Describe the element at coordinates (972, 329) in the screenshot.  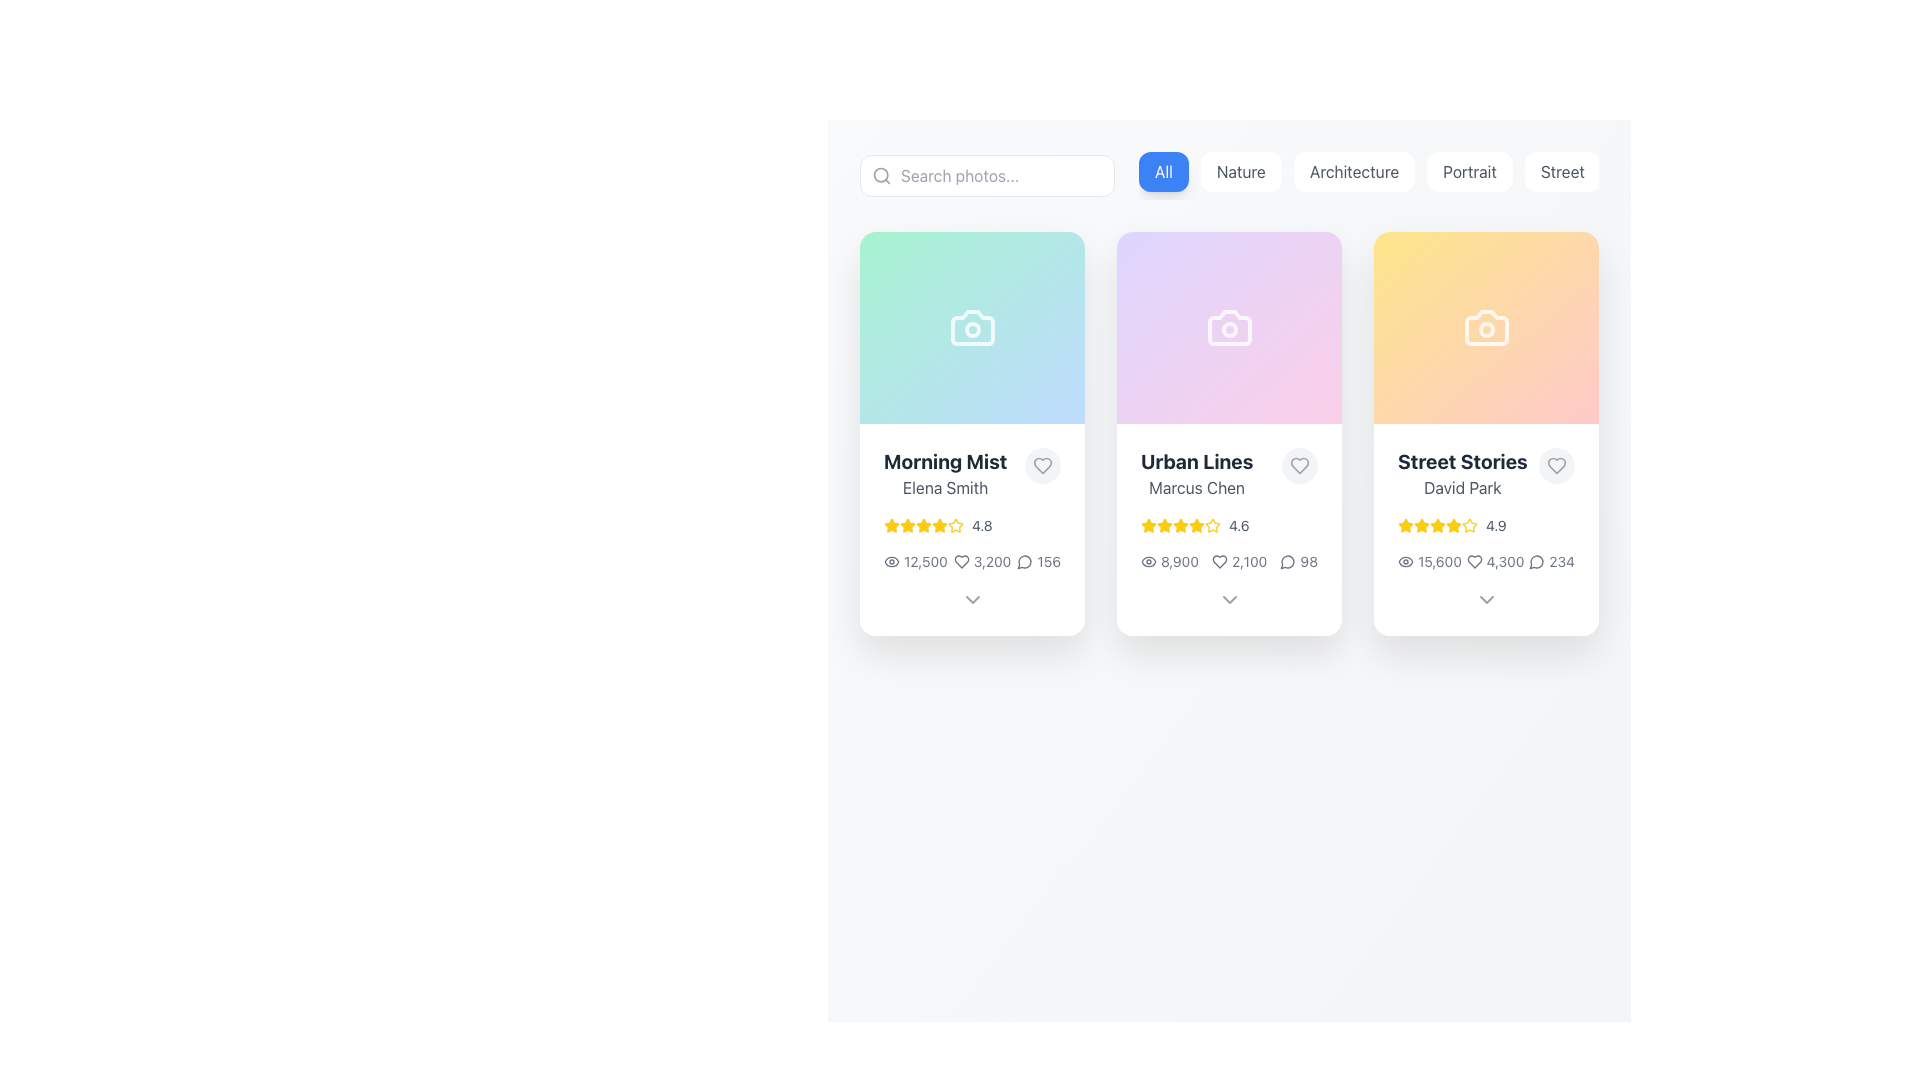
I see `the decorative circular SVG shape located at the center of the camera icon within the 'Morning Mist' card` at that location.